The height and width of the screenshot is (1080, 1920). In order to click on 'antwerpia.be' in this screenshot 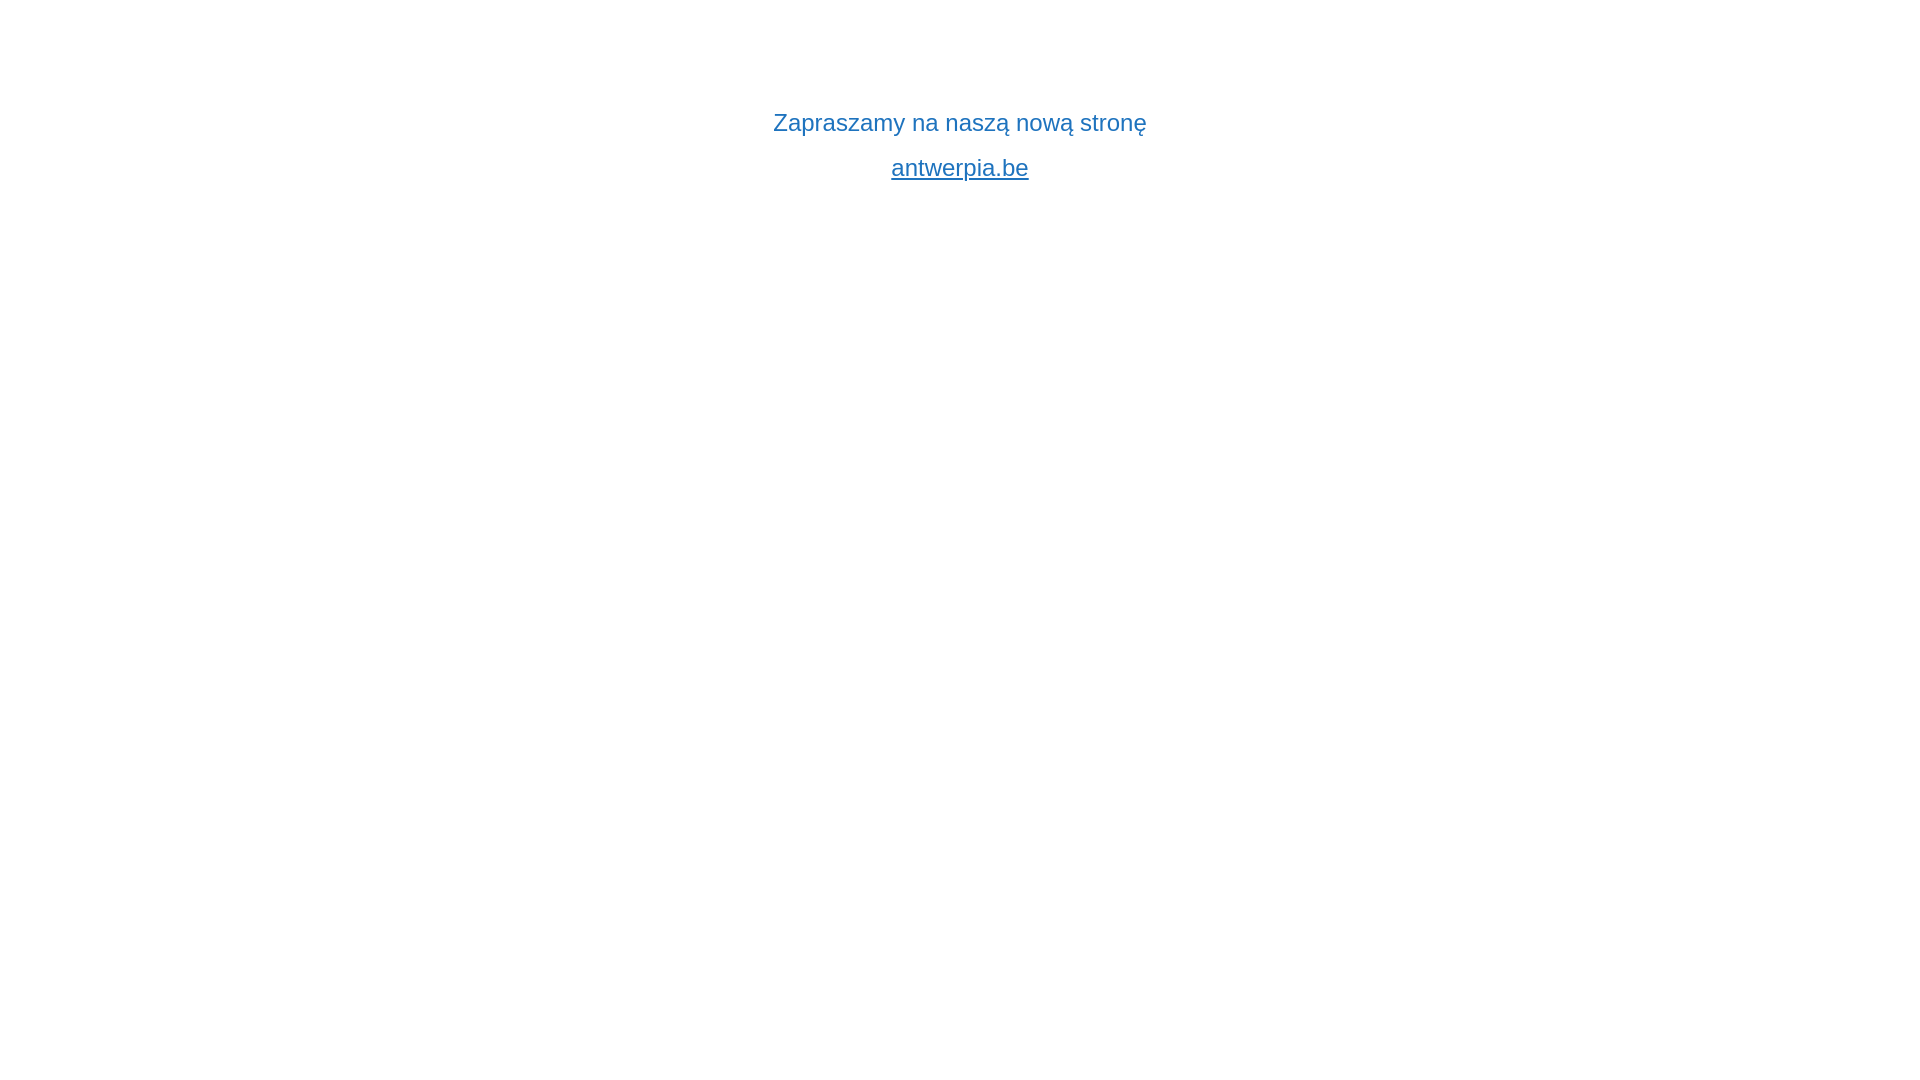, I will do `click(958, 166)`.